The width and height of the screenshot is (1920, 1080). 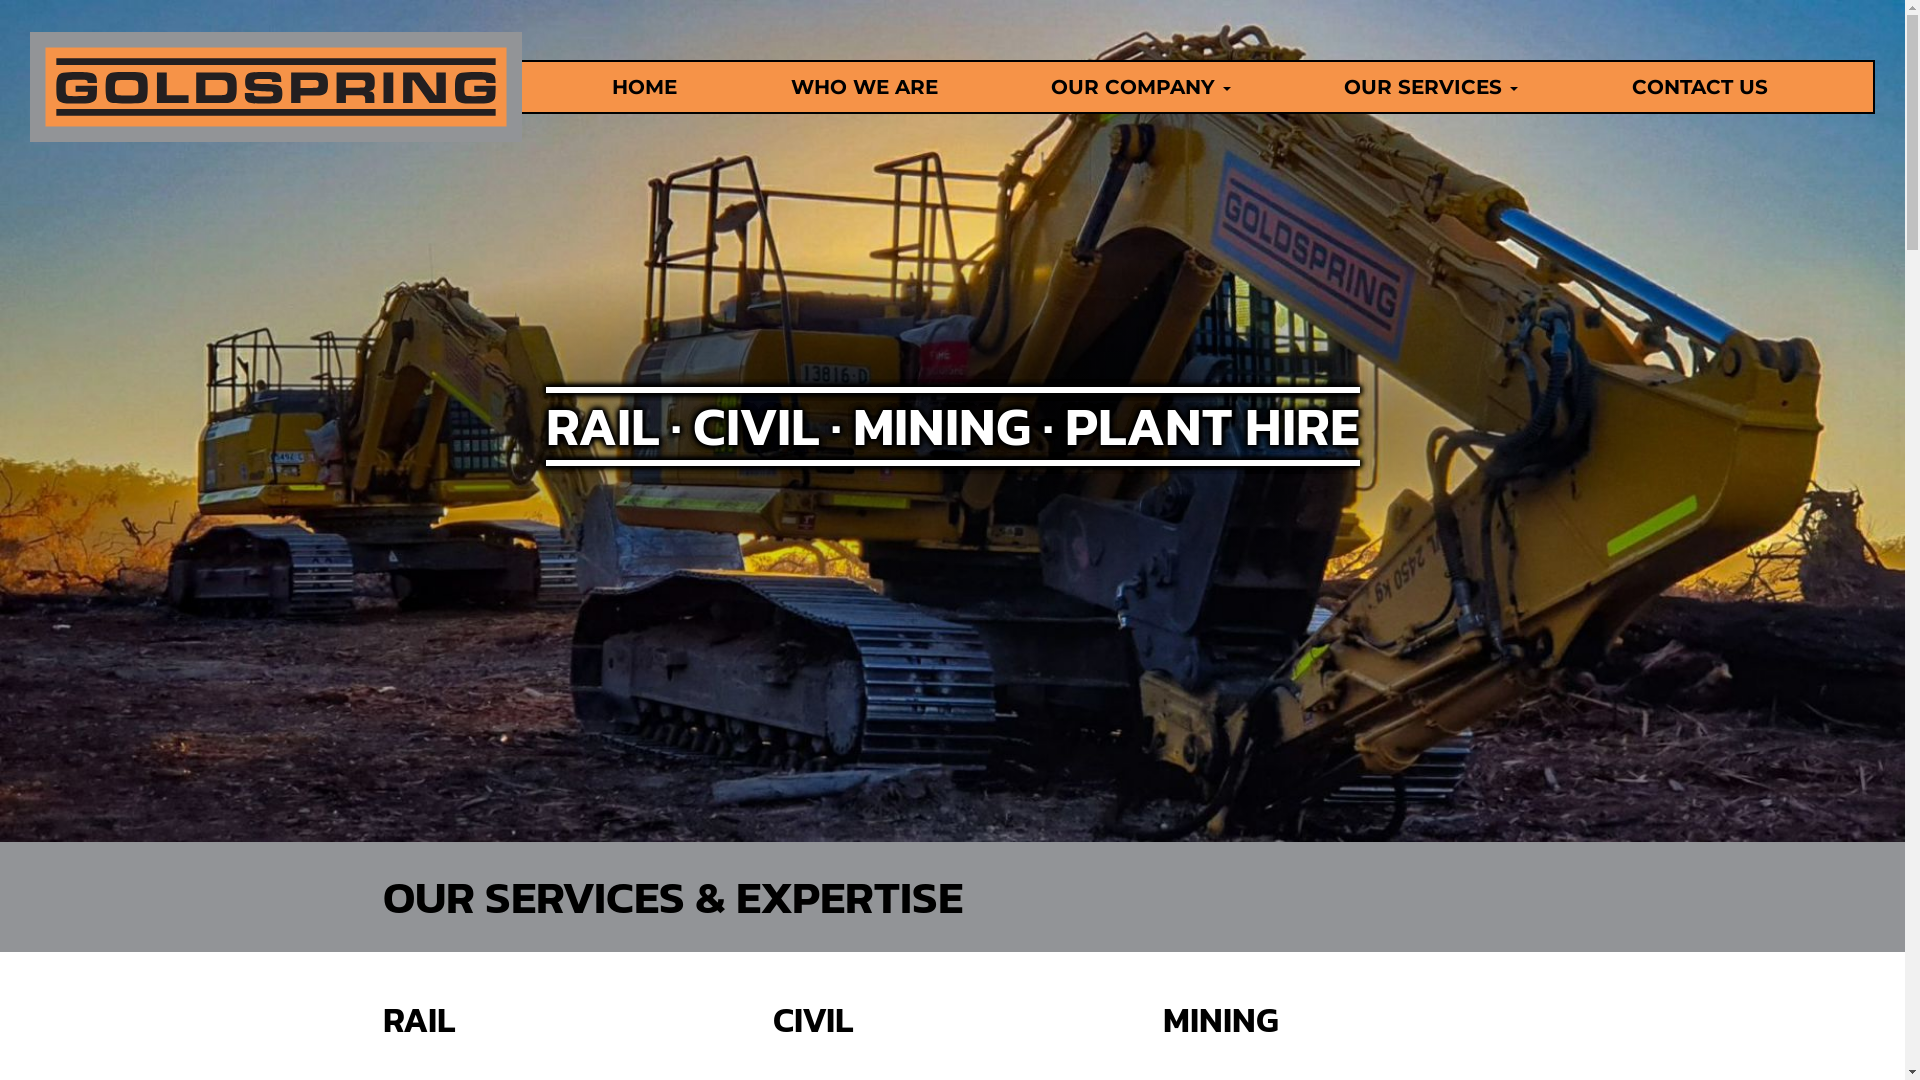 I want to click on 'WHO WE ARE', so click(x=864, y=86).